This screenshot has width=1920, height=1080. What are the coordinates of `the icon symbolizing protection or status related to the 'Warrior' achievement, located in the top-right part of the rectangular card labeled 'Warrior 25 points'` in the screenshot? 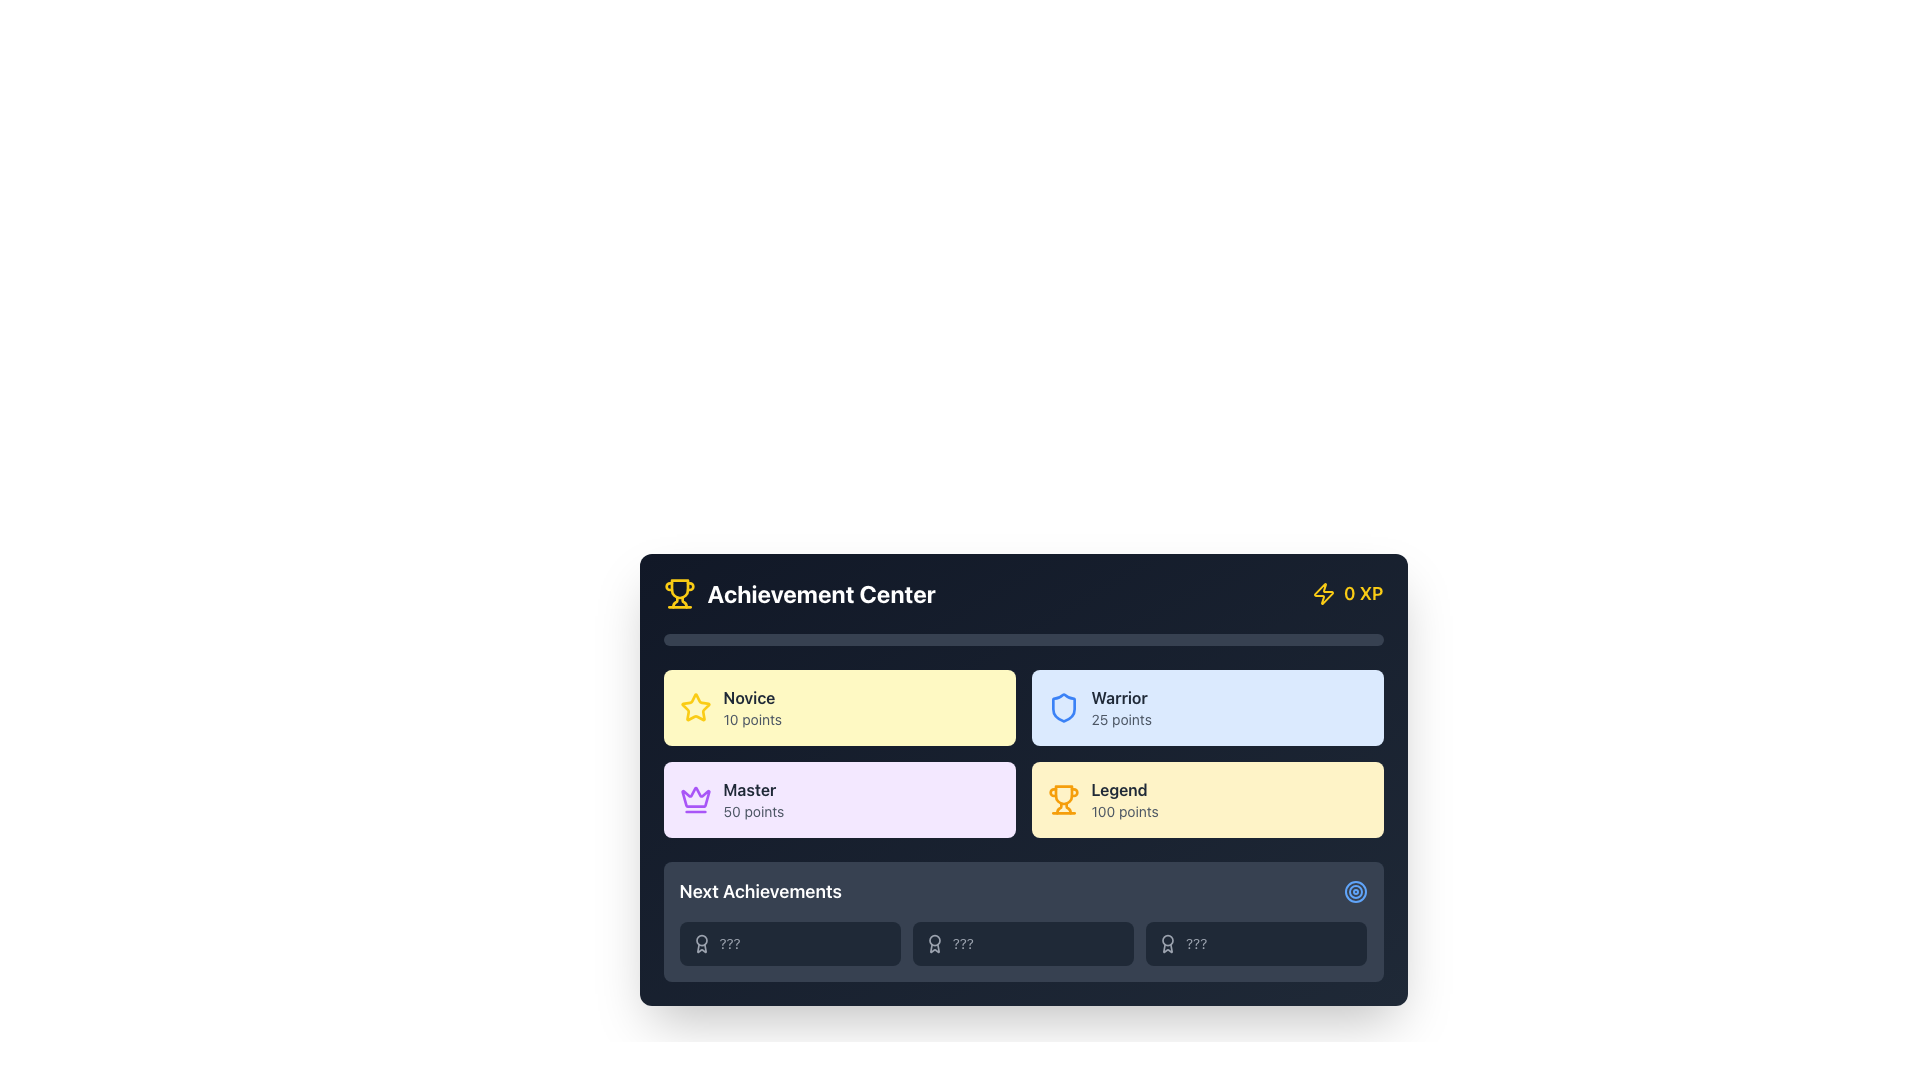 It's located at (1062, 707).